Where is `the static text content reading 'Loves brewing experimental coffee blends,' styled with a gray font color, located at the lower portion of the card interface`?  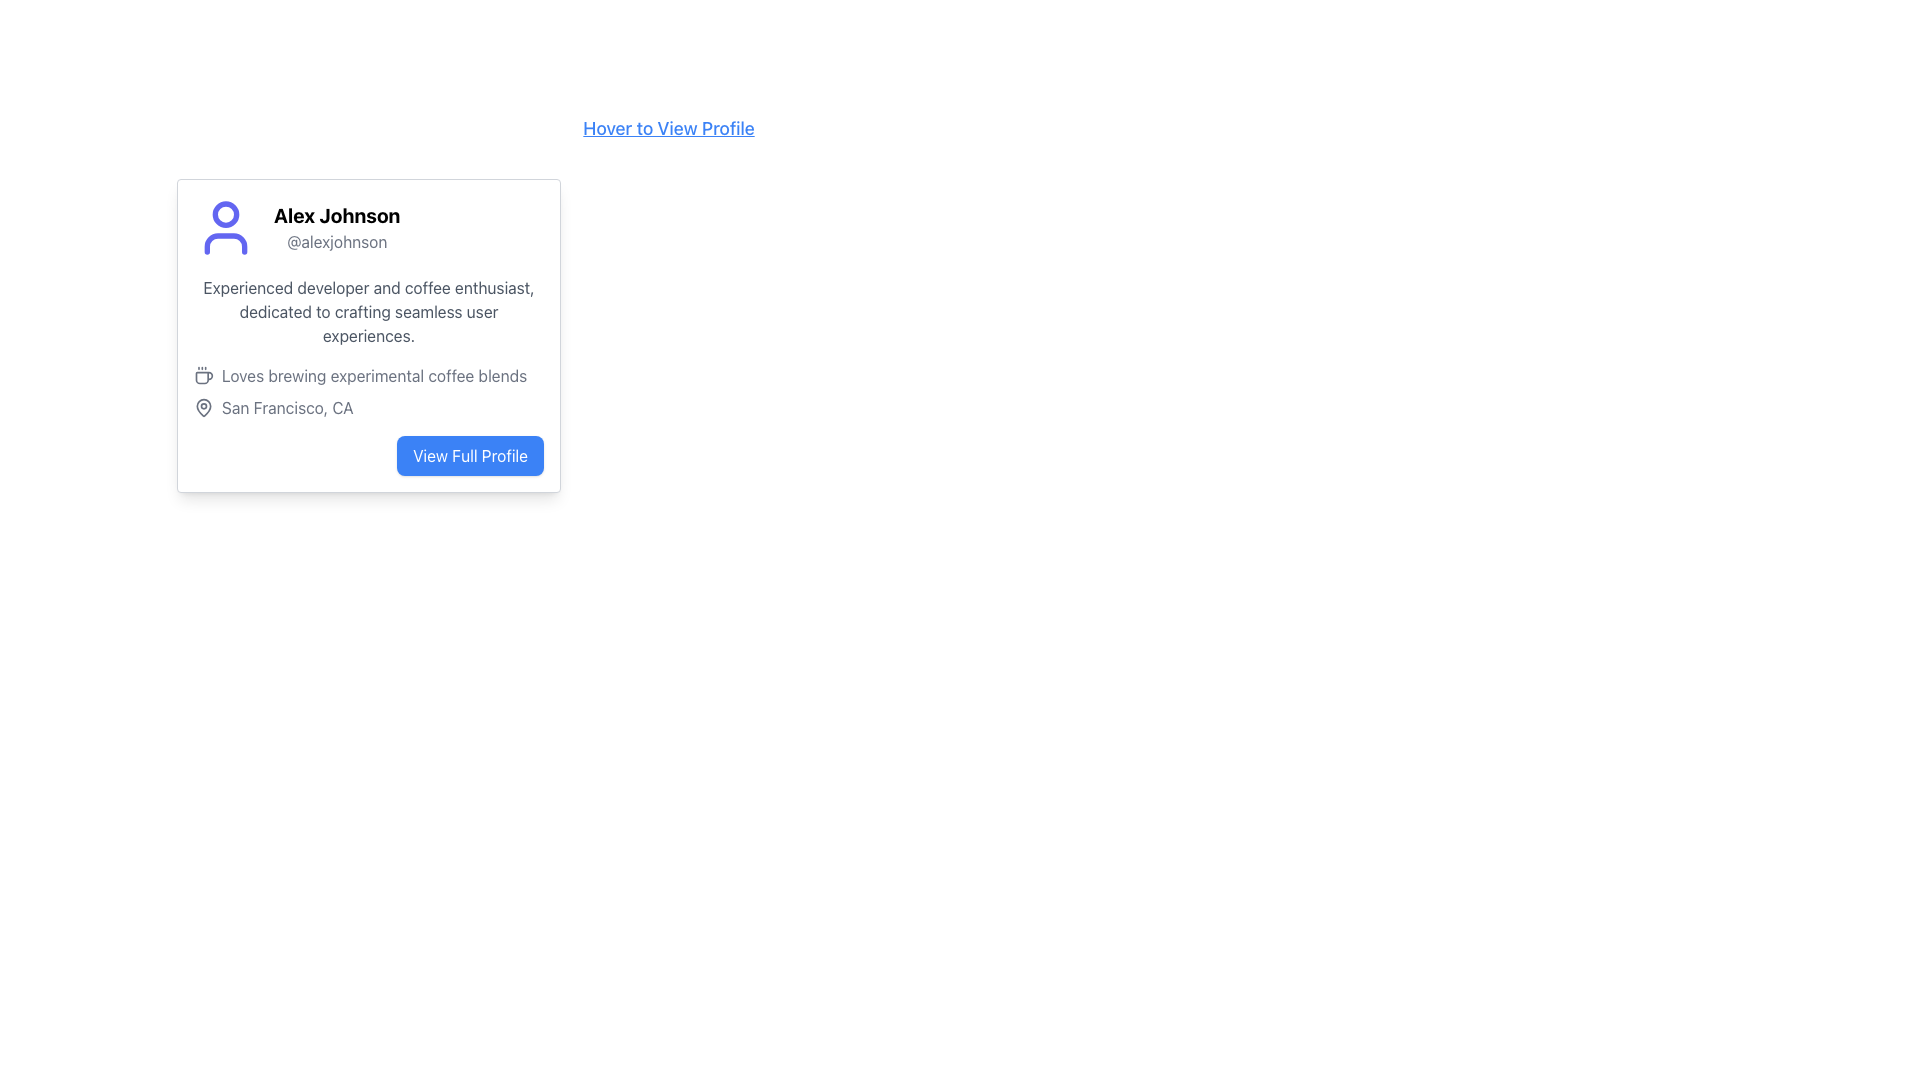 the static text content reading 'Loves brewing experimental coffee blends,' styled with a gray font color, located at the lower portion of the card interface is located at coordinates (374, 375).